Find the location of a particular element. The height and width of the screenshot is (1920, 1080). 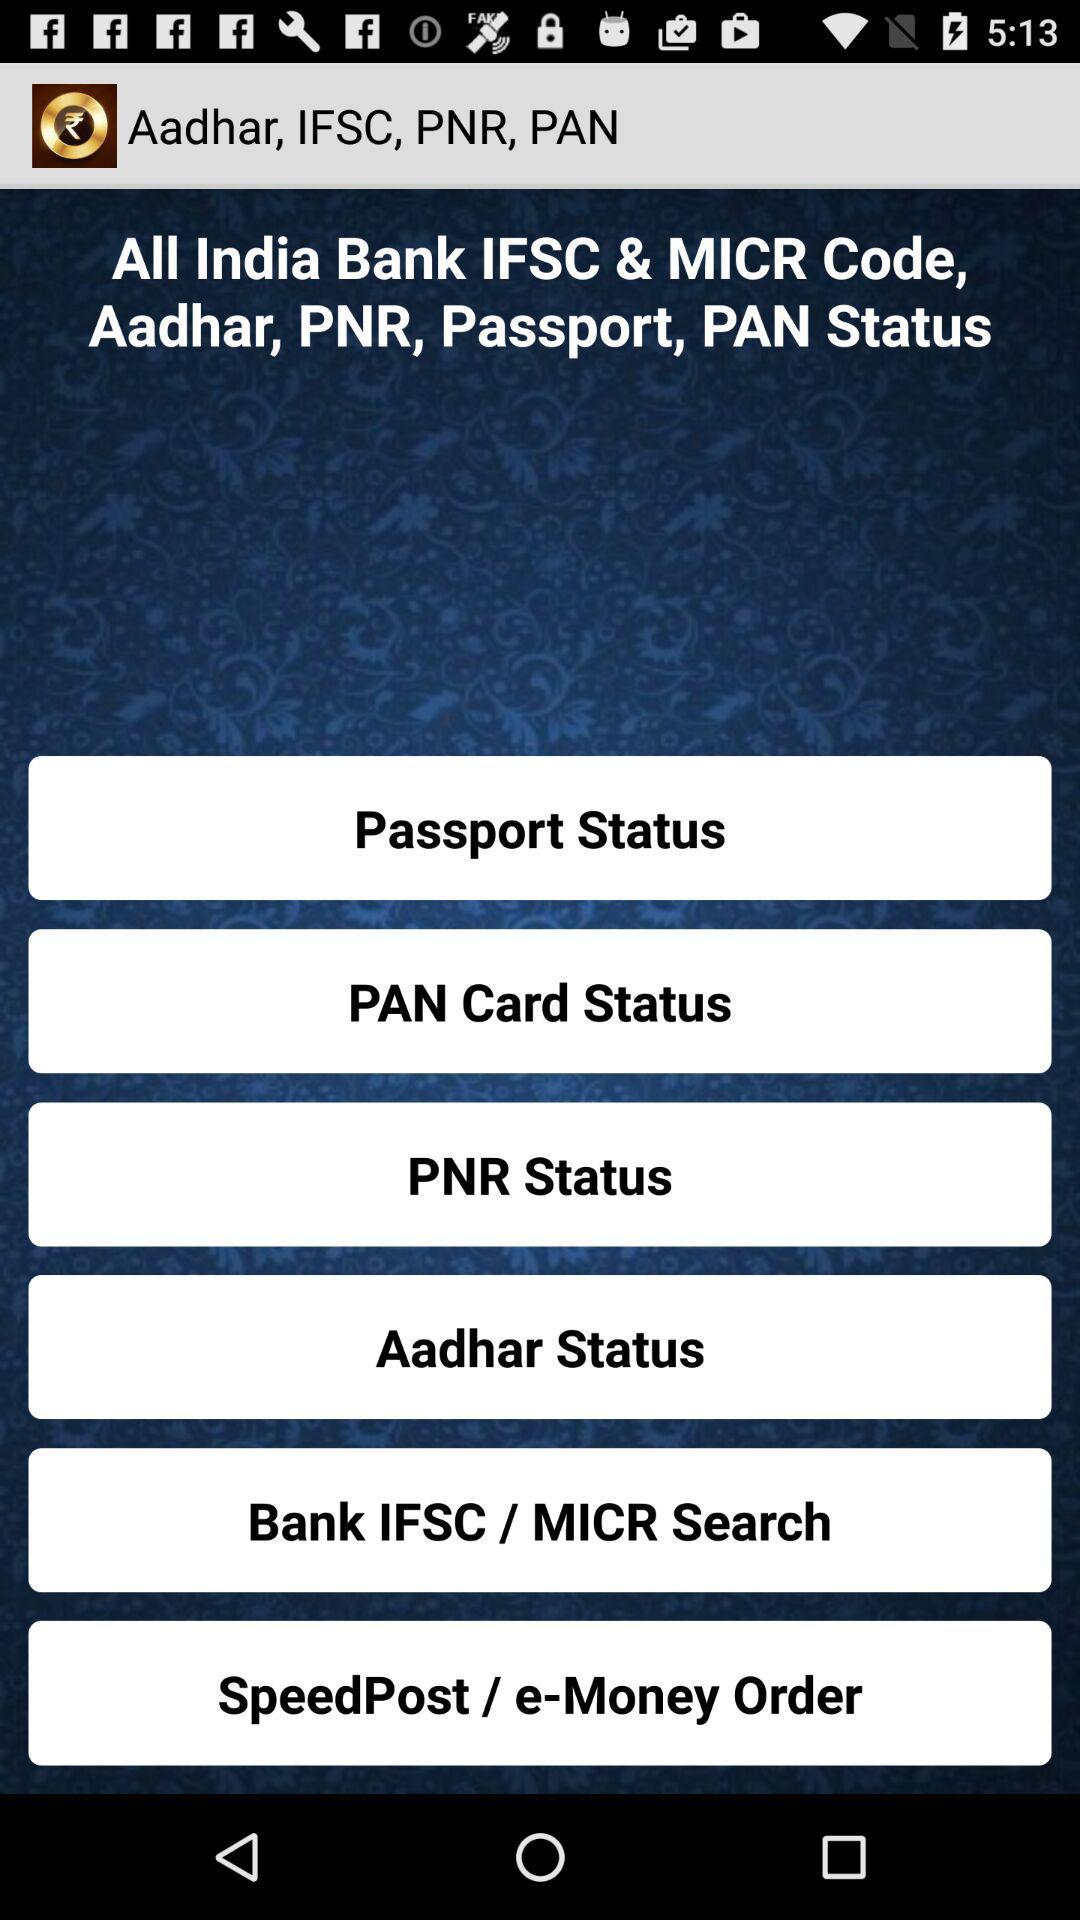

speedpost e money button is located at coordinates (540, 1692).